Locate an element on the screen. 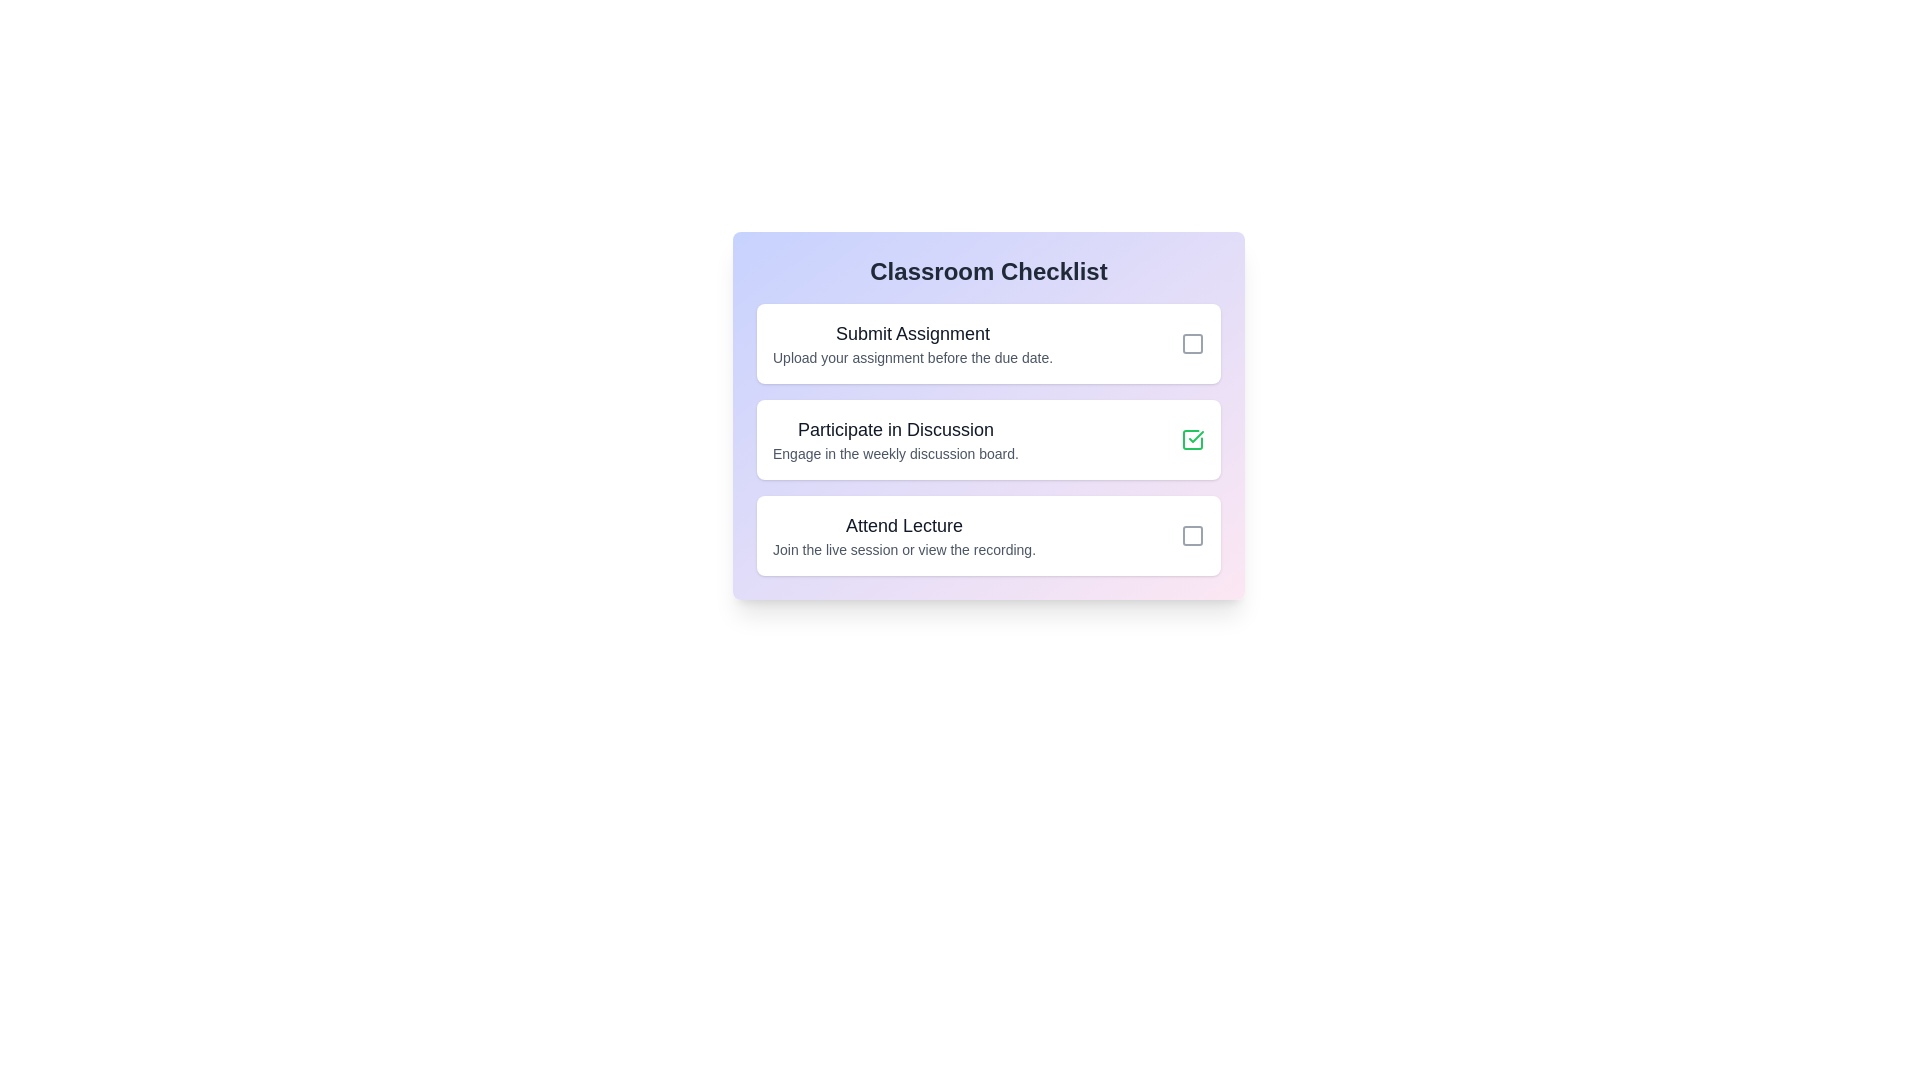 This screenshot has height=1080, width=1920. text content of the Heading Text located at the top of the card-like component above the checklist of tasks is located at coordinates (988, 272).